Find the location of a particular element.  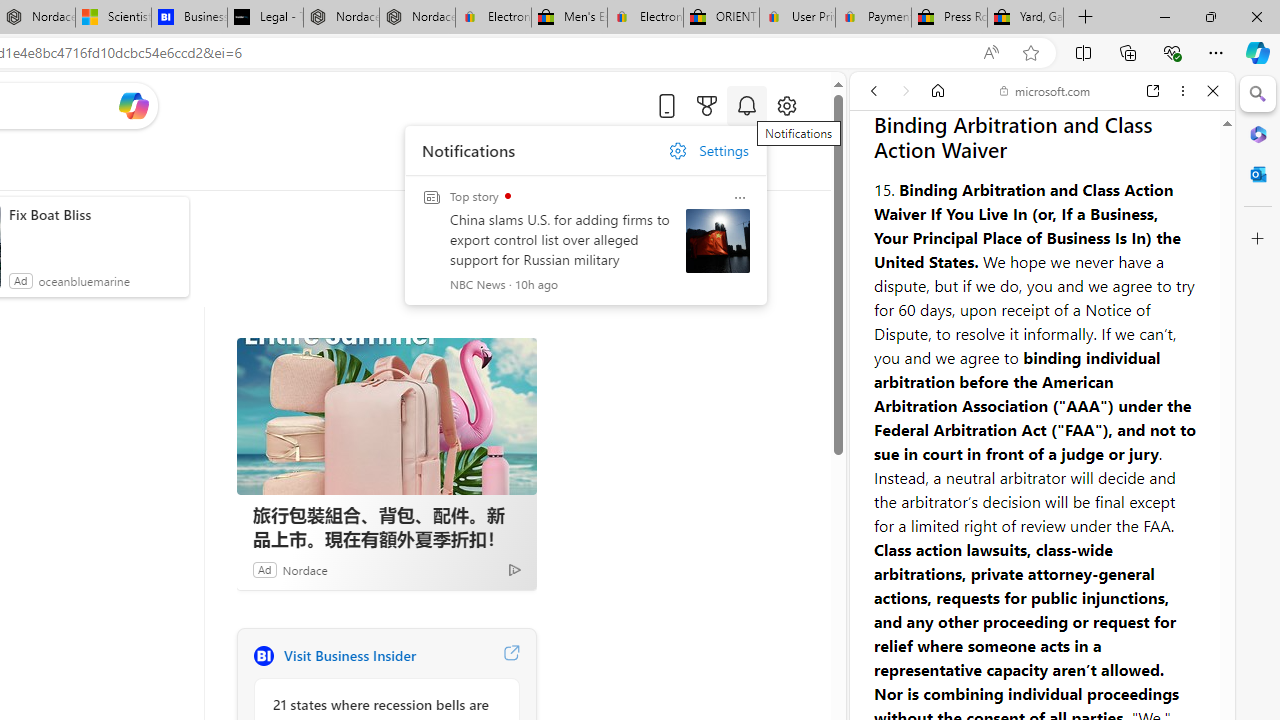

'Minimize Search pane' is located at coordinates (1257, 94).